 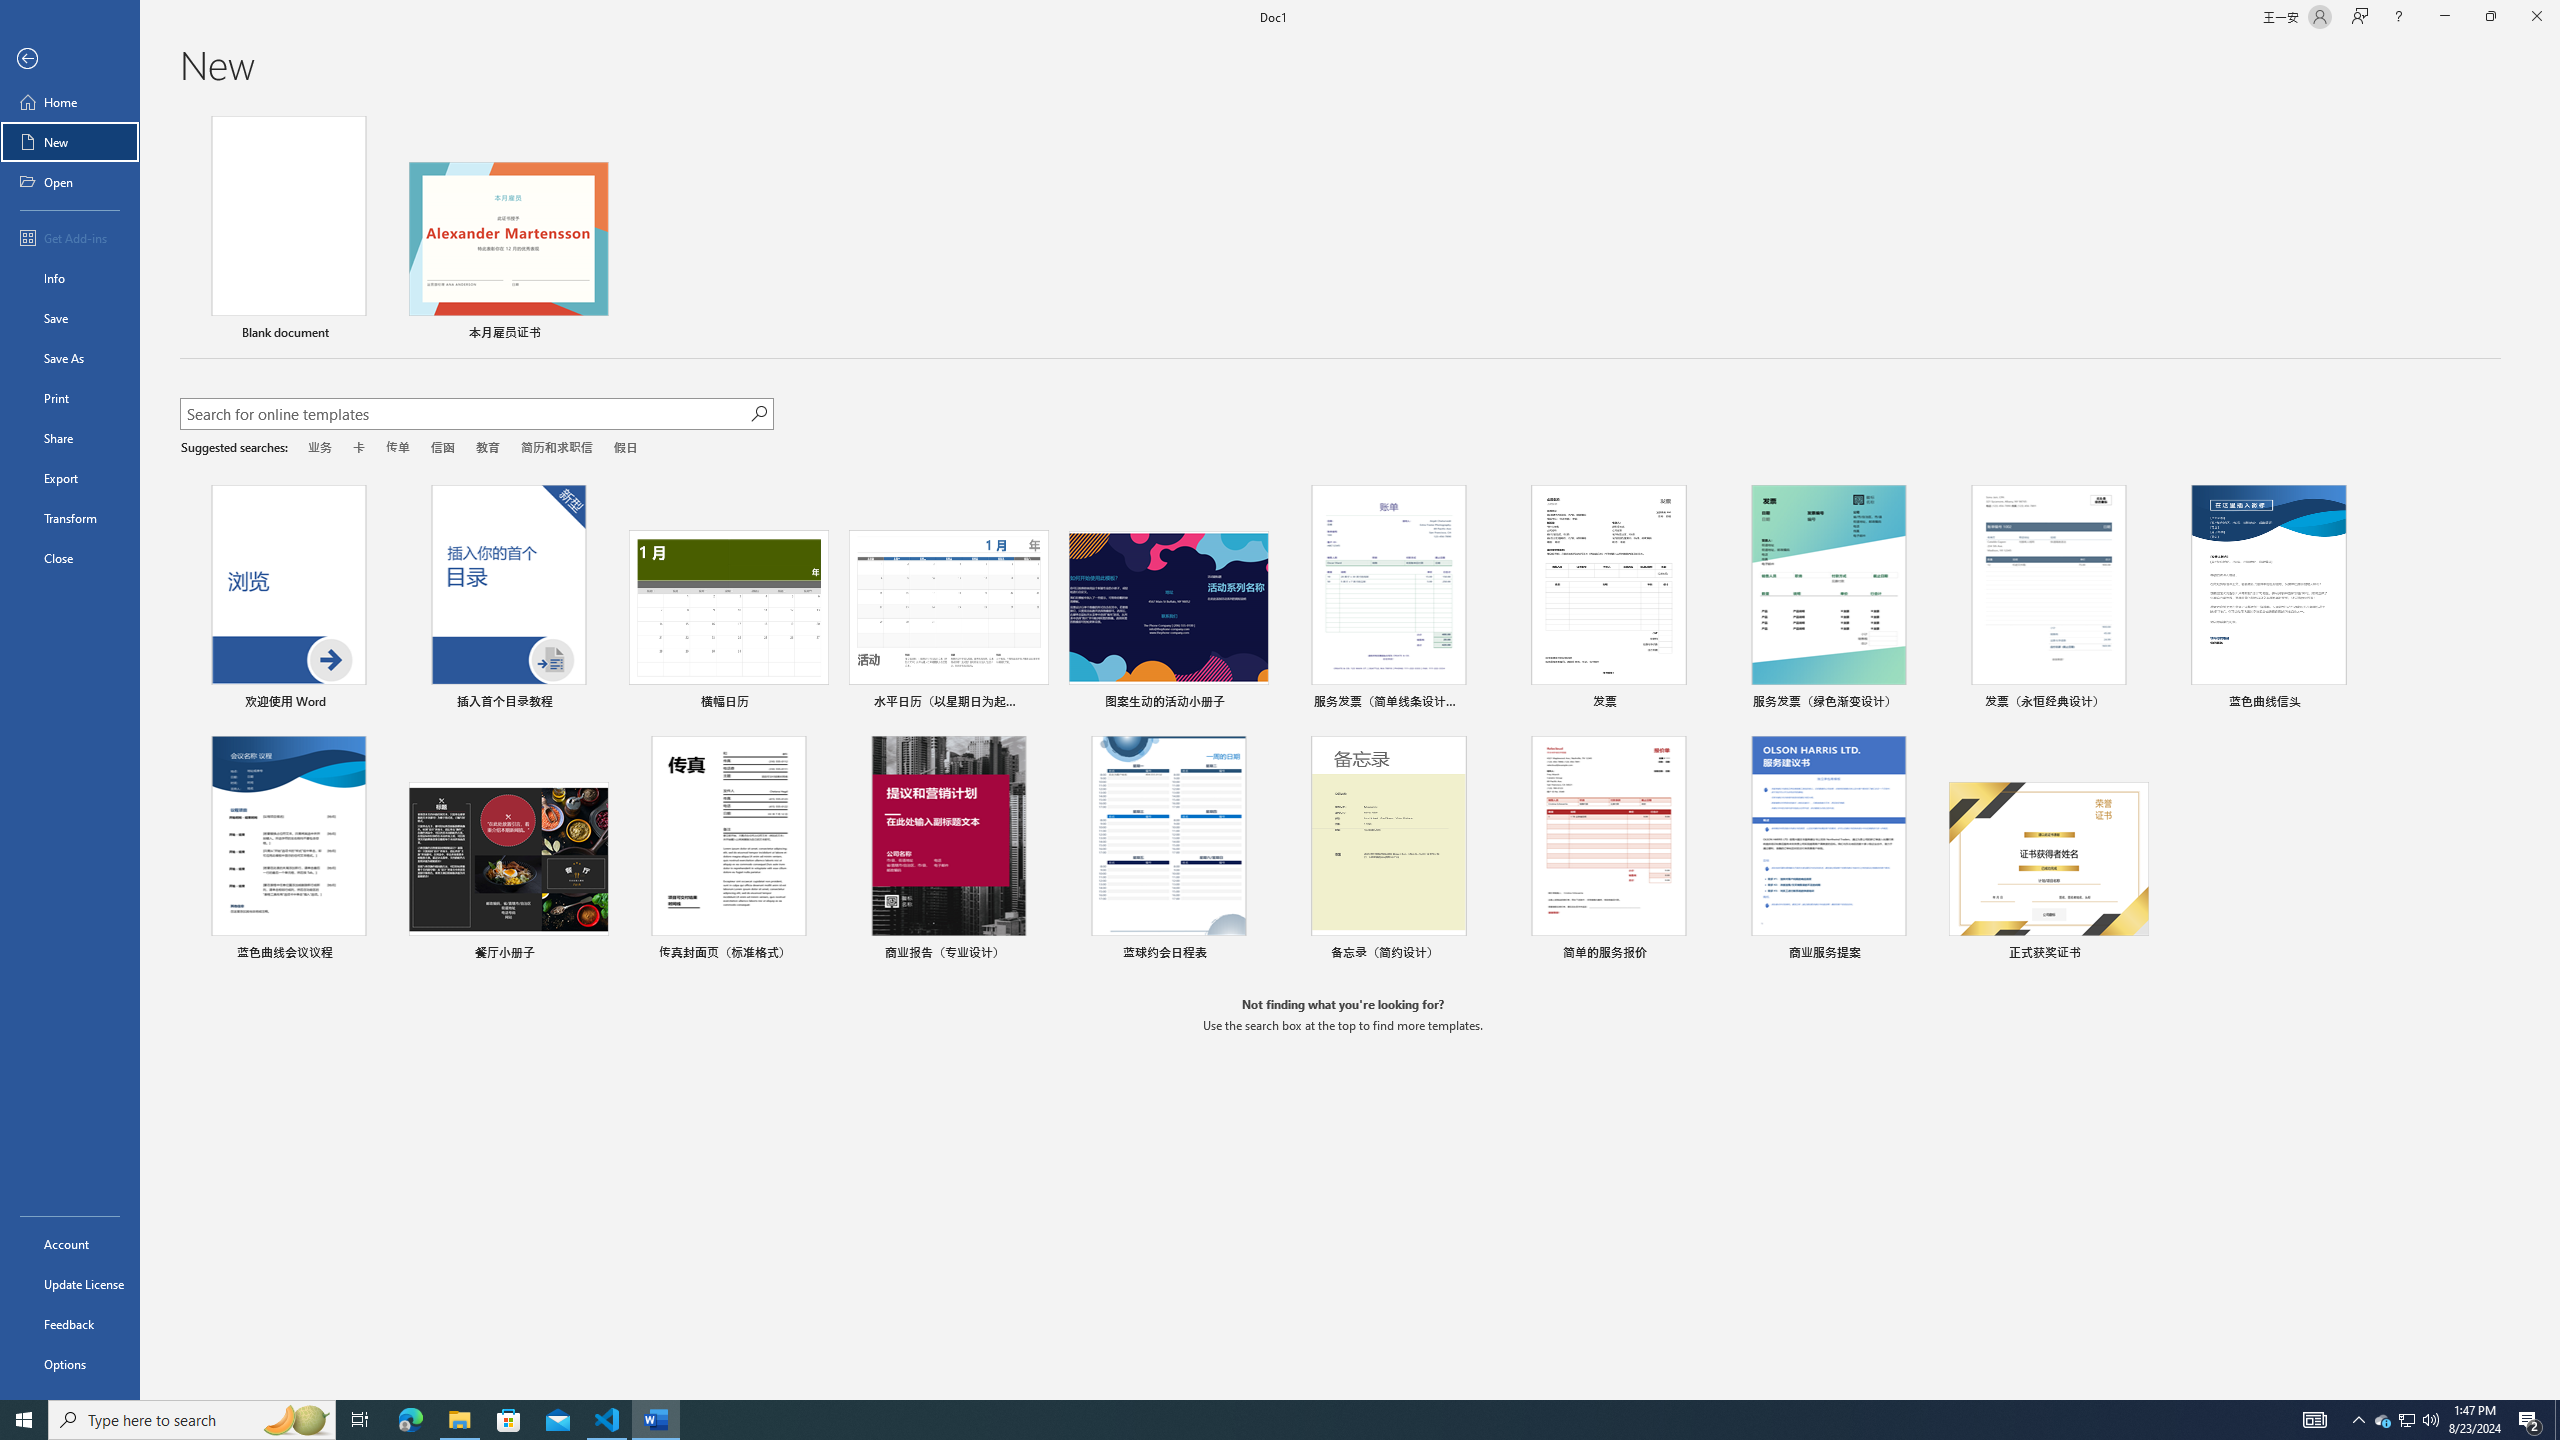 I want to click on 'Feedback', so click(x=69, y=1324).